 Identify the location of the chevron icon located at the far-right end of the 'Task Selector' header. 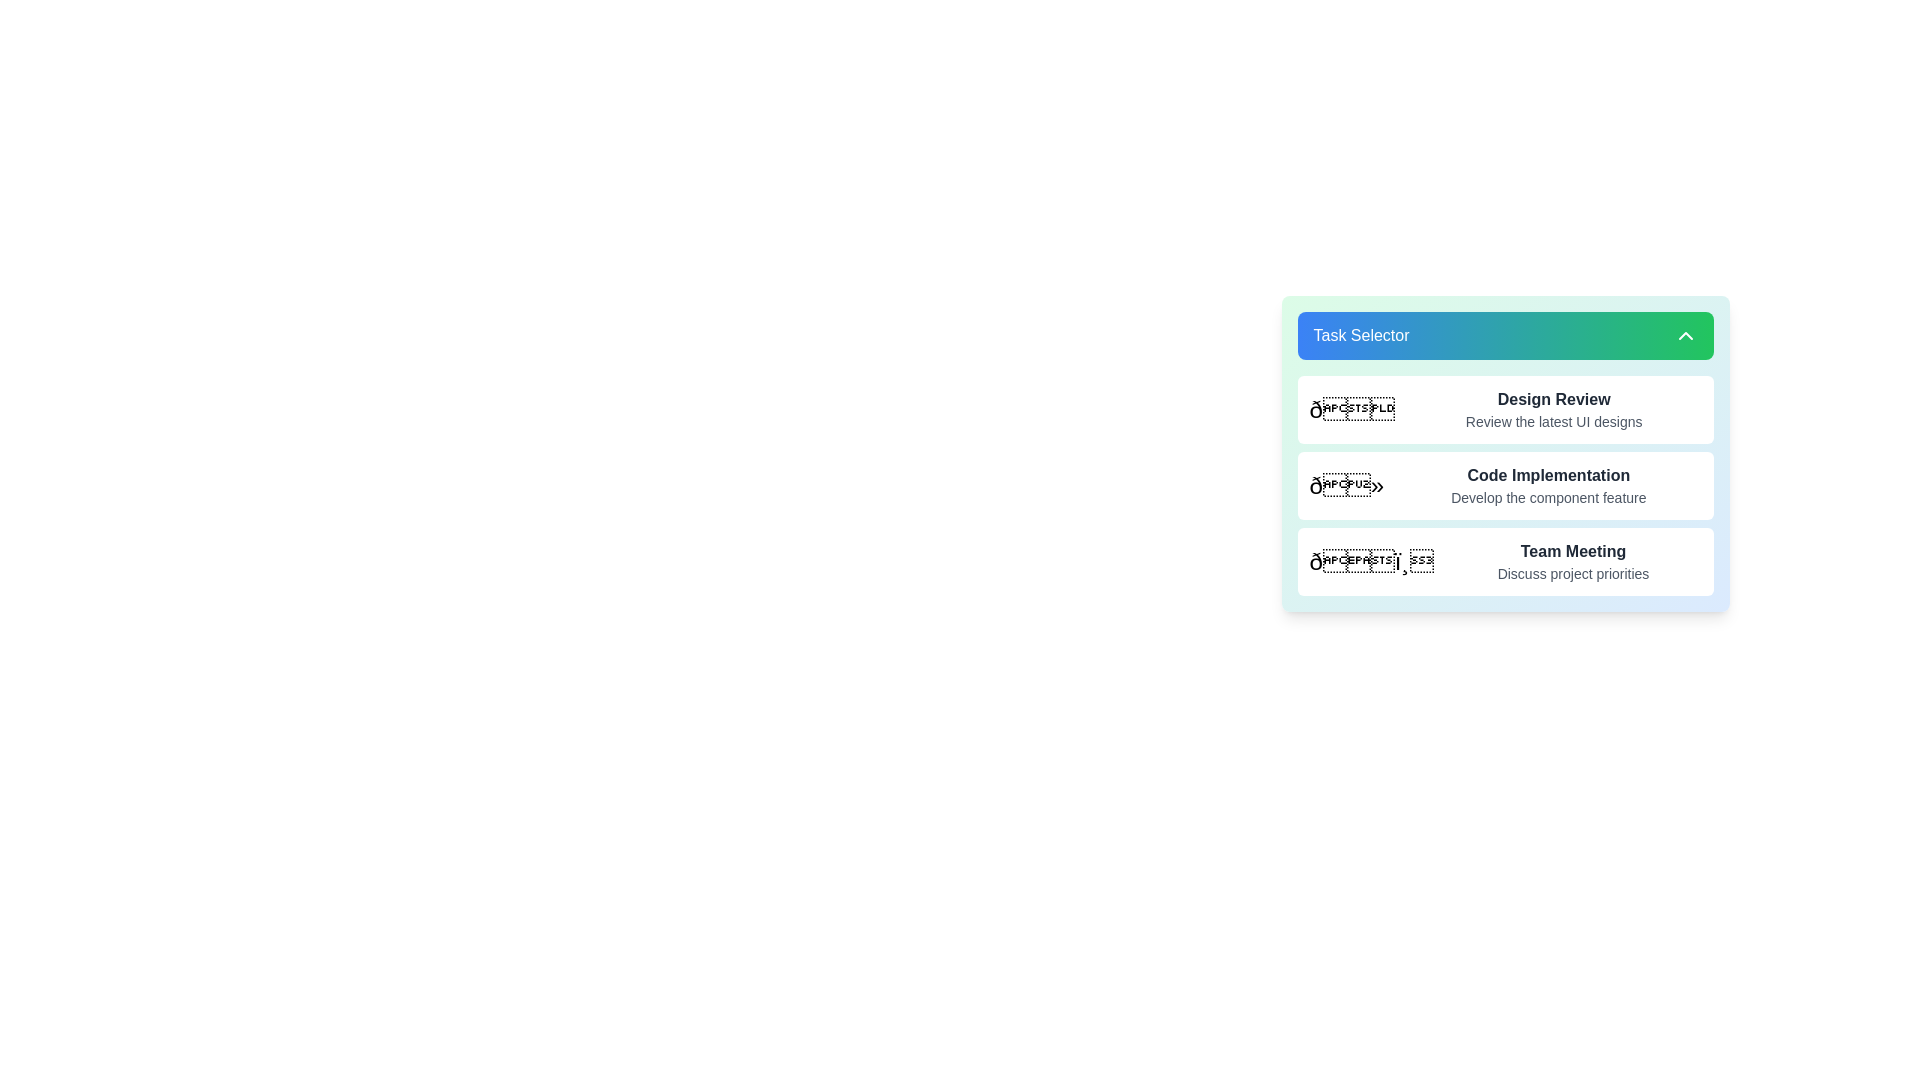
(1684, 334).